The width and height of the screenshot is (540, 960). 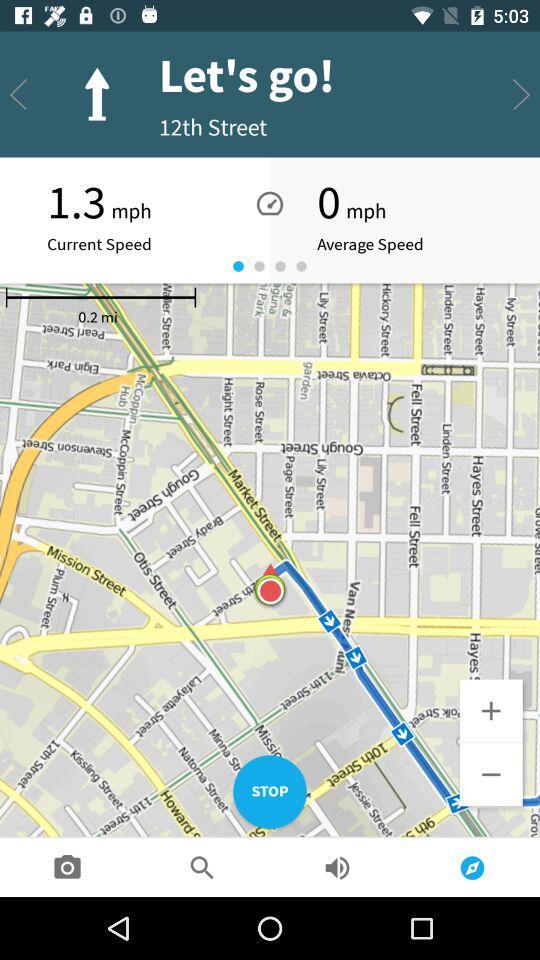 What do you see at coordinates (490, 711) in the screenshot?
I see `the  icon` at bounding box center [490, 711].